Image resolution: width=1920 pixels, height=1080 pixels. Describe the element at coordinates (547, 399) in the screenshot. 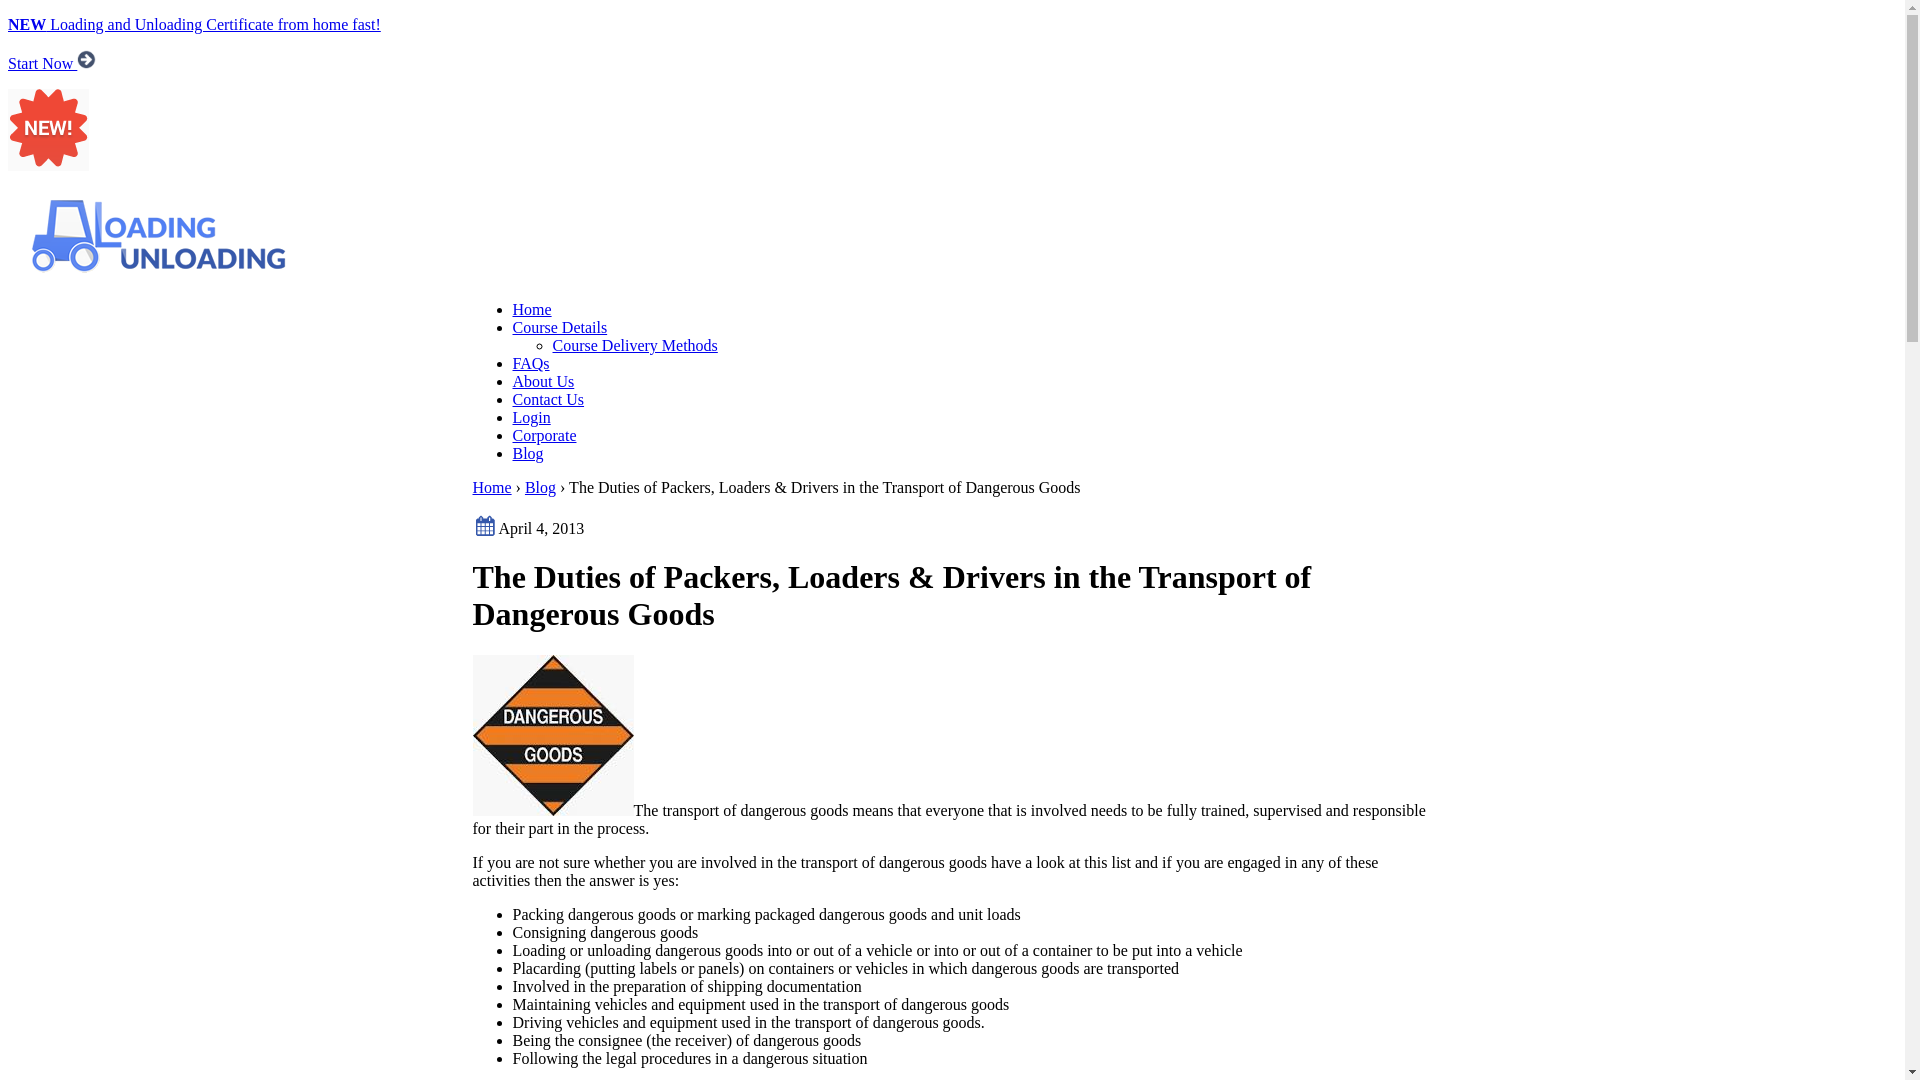

I see `'Contact Us'` at that location.